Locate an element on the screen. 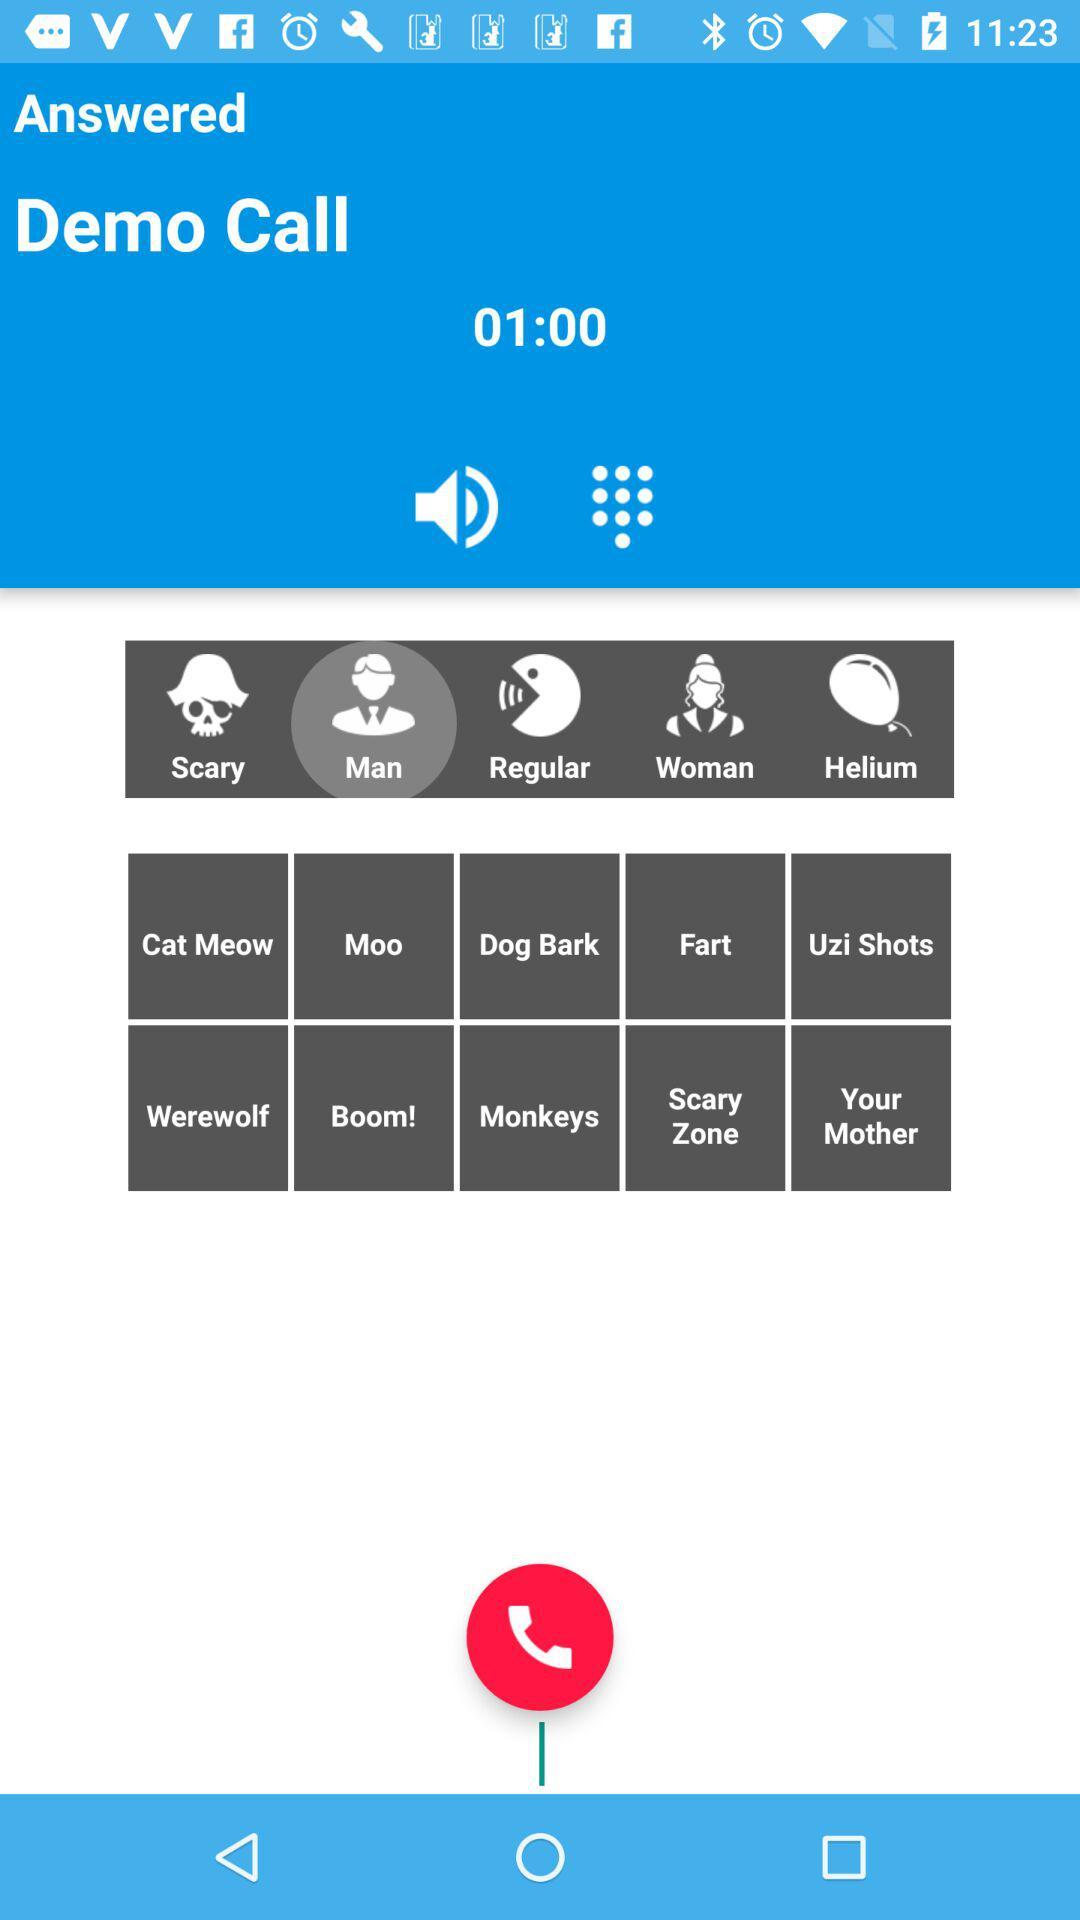  the icon below 01:00 icon is located at coordinates (457, 505).